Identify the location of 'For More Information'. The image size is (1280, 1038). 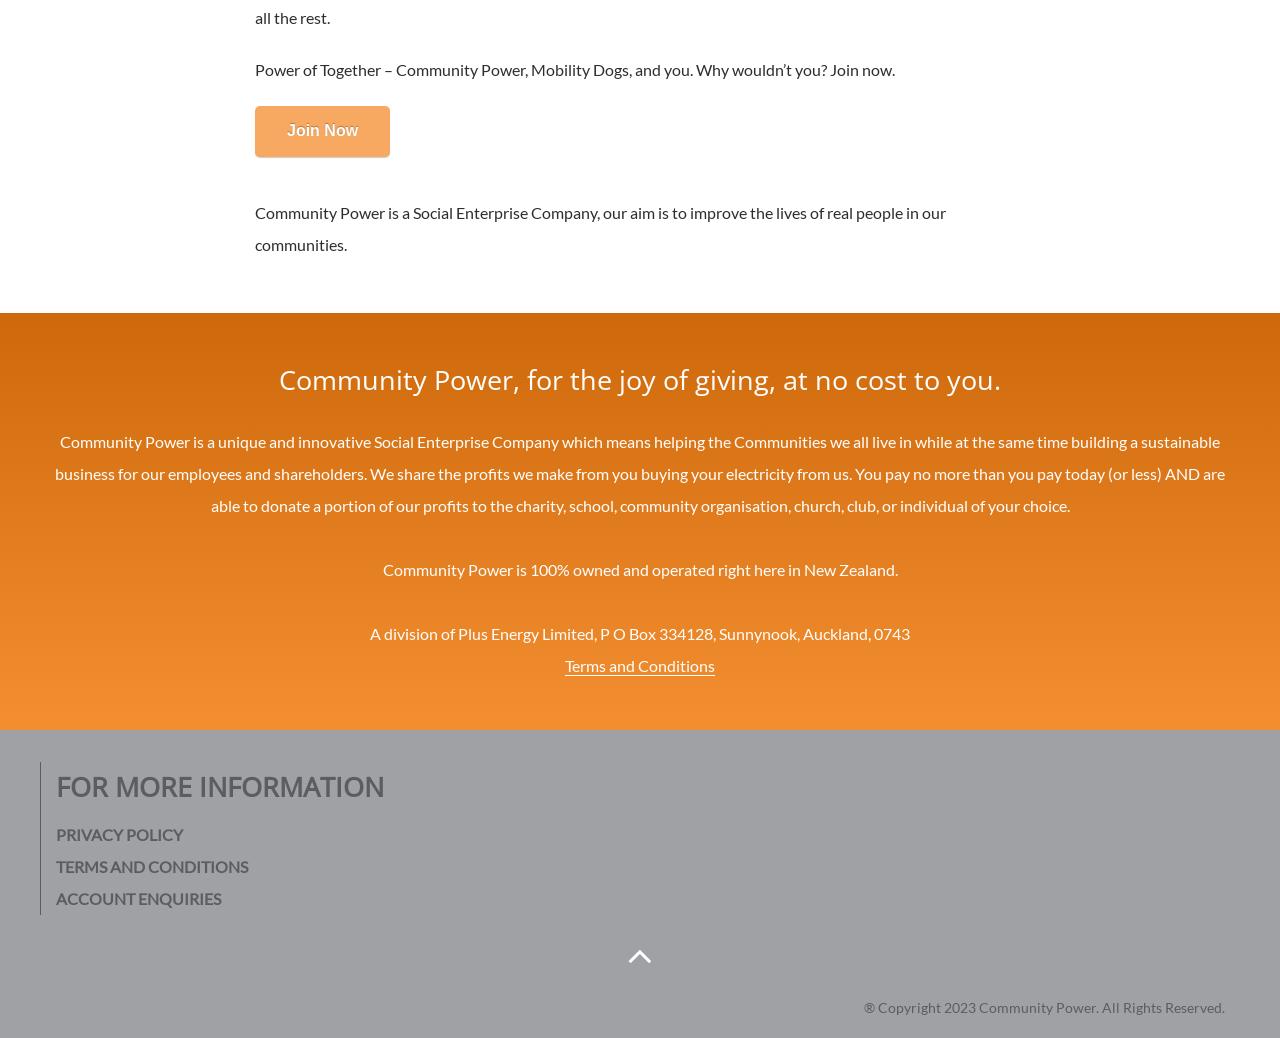
(220, 785).